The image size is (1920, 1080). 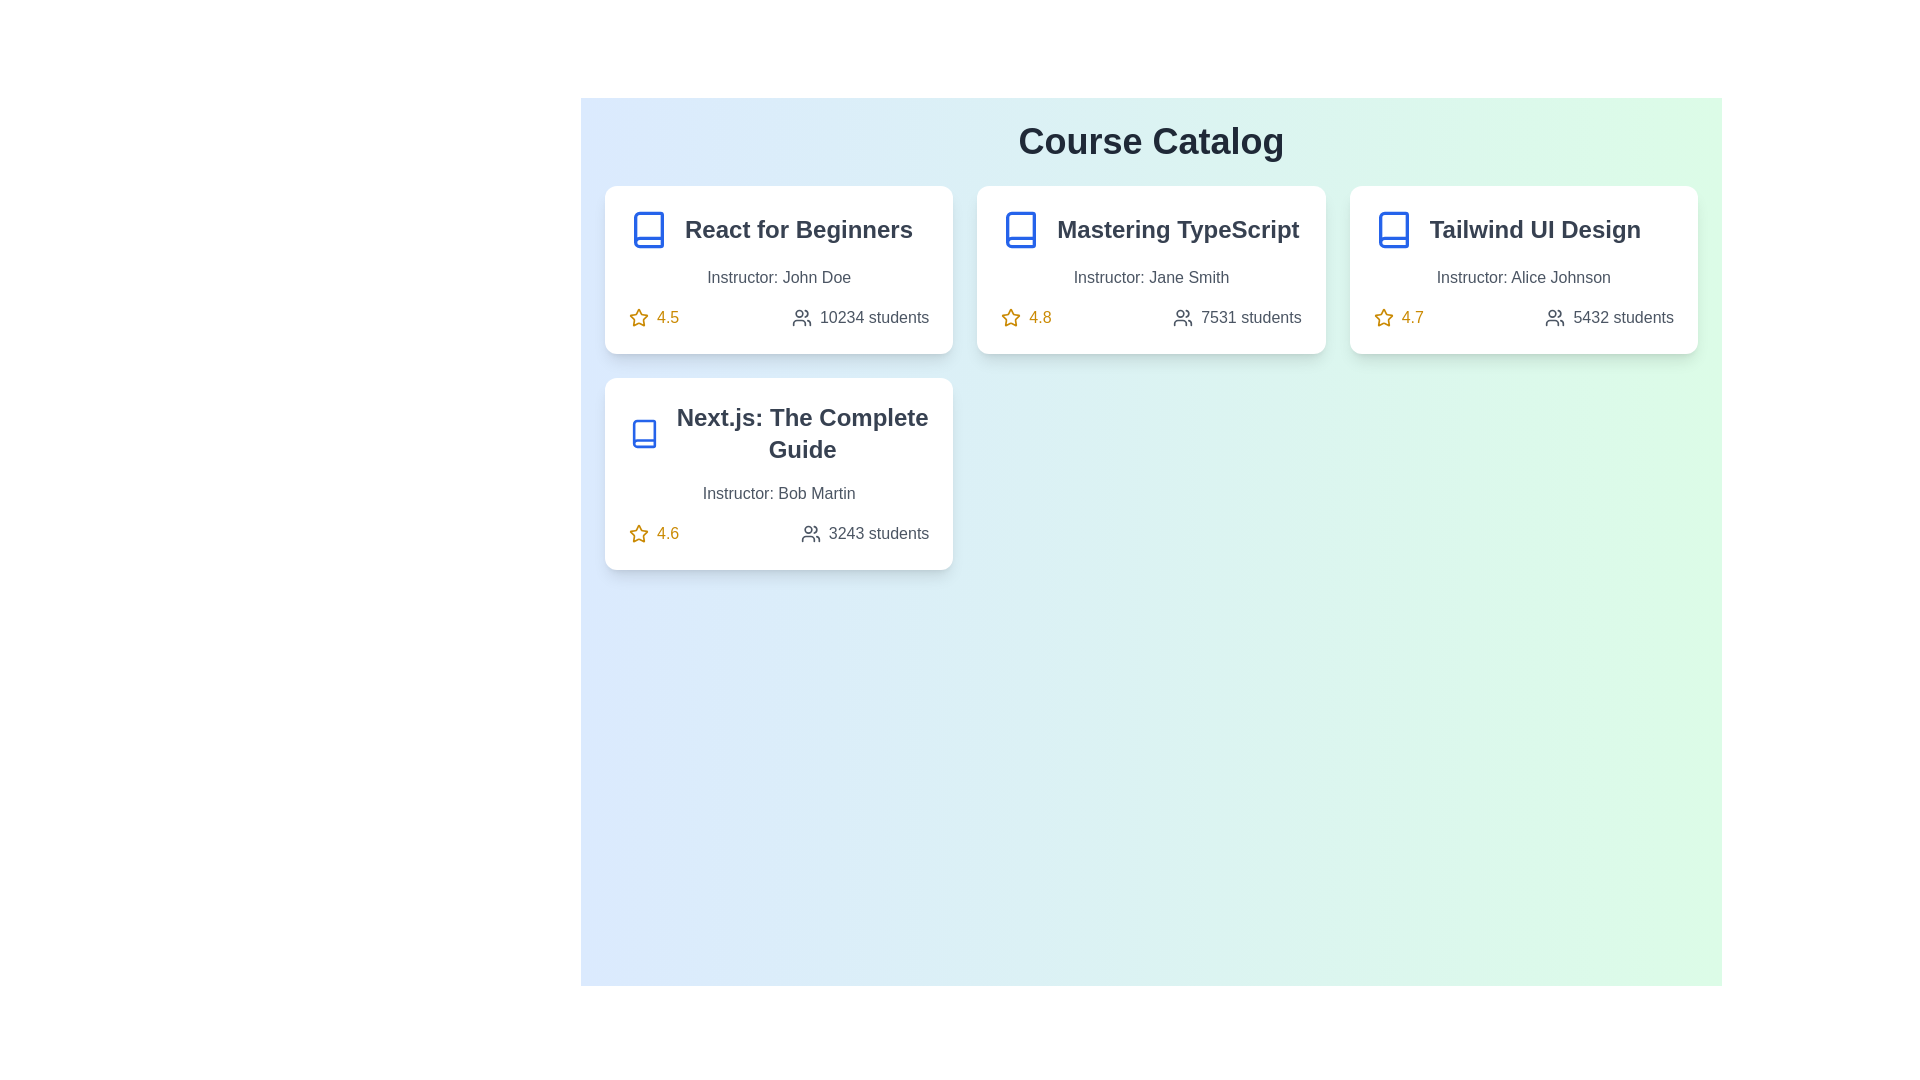 I want to click on the icon representing the number of enrolled students, located in the bottom-left card next to the text '3243 students', so click(x=810, y=532).